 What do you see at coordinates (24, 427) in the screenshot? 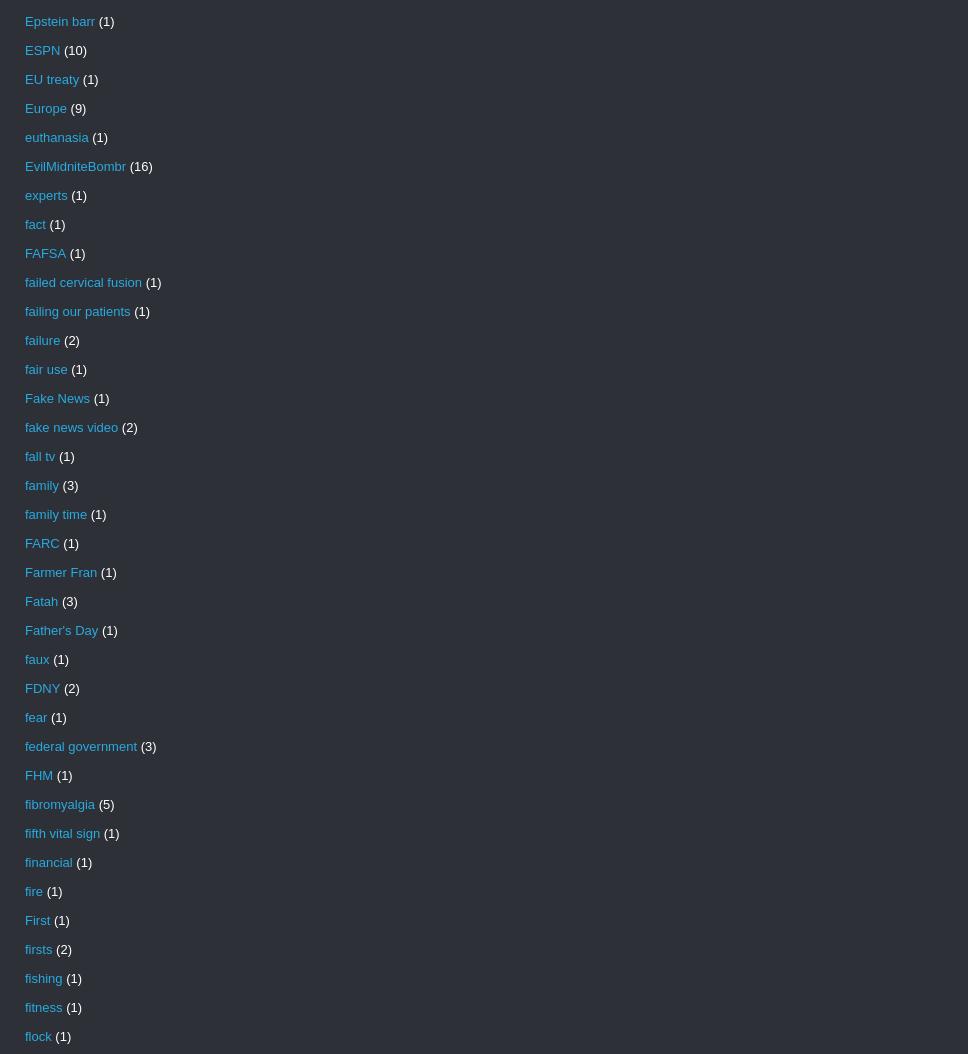
I see `'fake news video'` at bounding box center [24, 427].